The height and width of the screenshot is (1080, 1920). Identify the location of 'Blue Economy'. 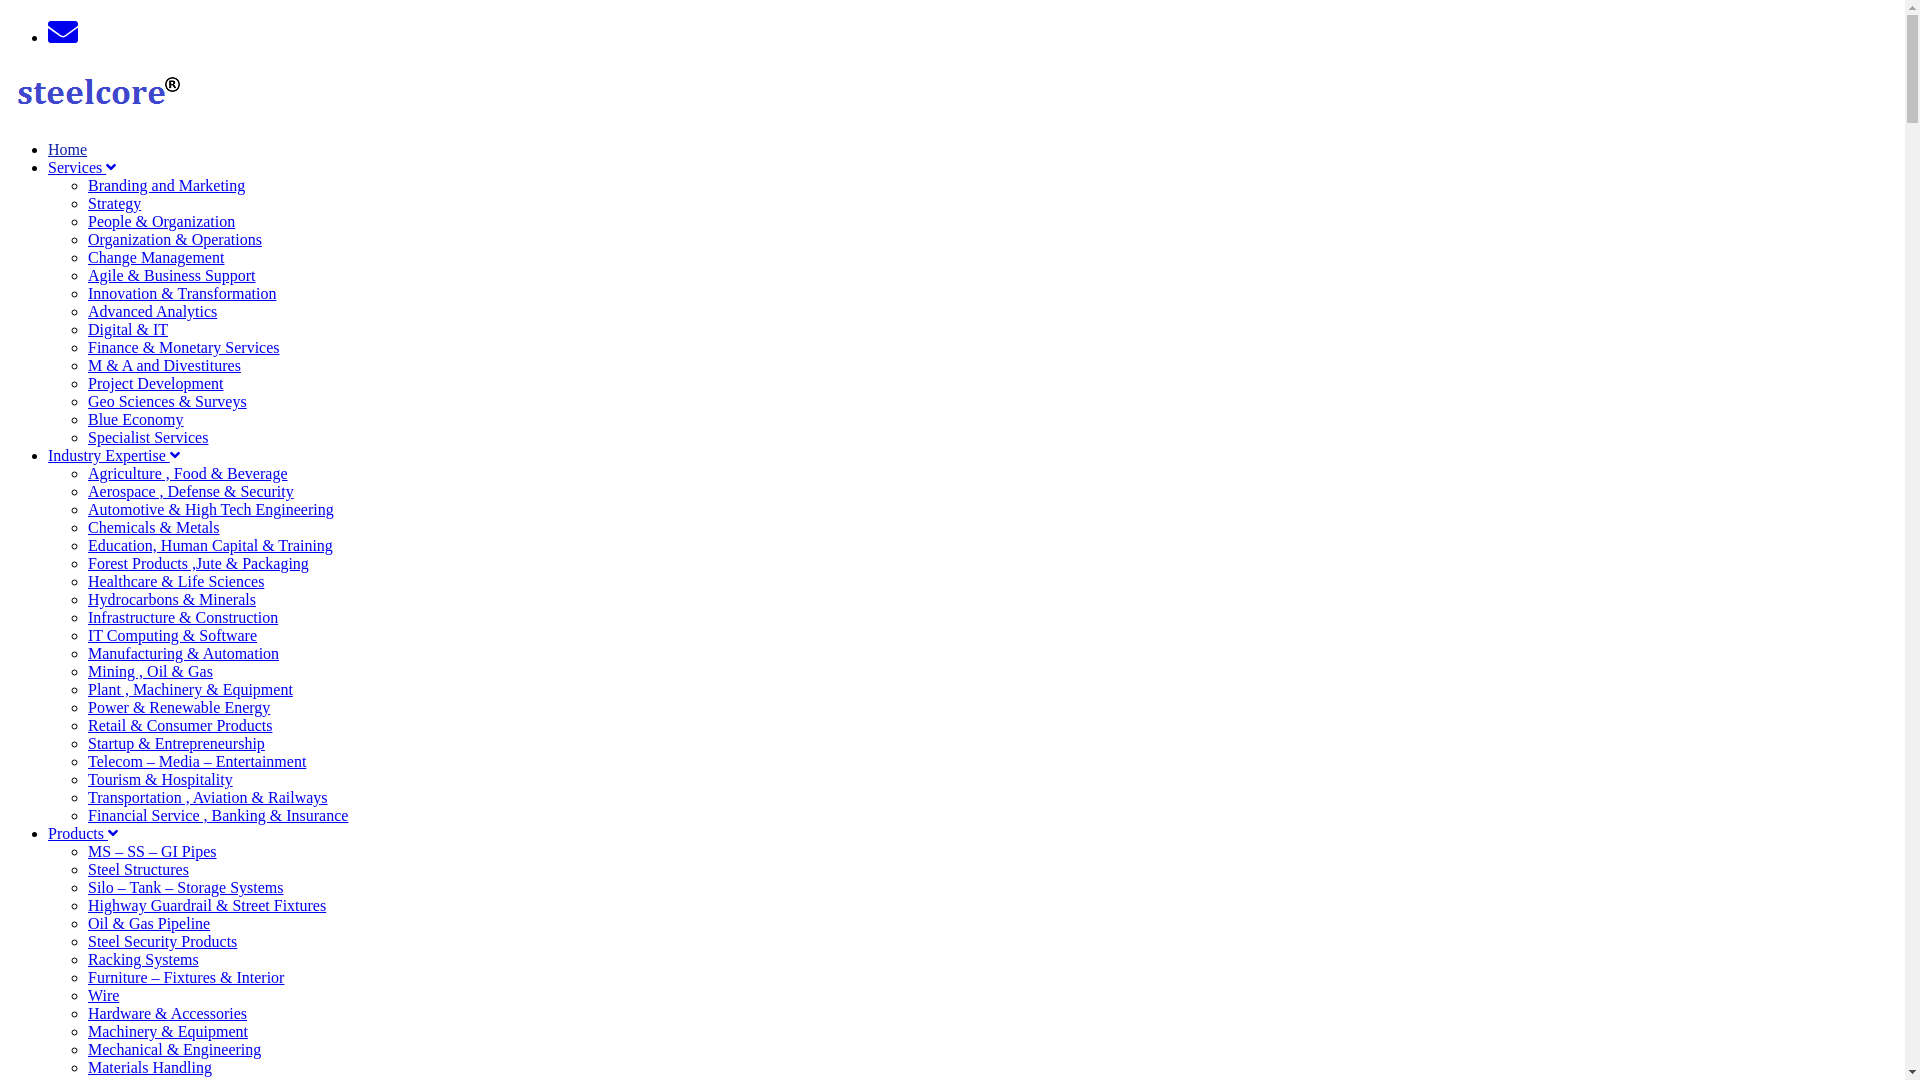
(134, 418).